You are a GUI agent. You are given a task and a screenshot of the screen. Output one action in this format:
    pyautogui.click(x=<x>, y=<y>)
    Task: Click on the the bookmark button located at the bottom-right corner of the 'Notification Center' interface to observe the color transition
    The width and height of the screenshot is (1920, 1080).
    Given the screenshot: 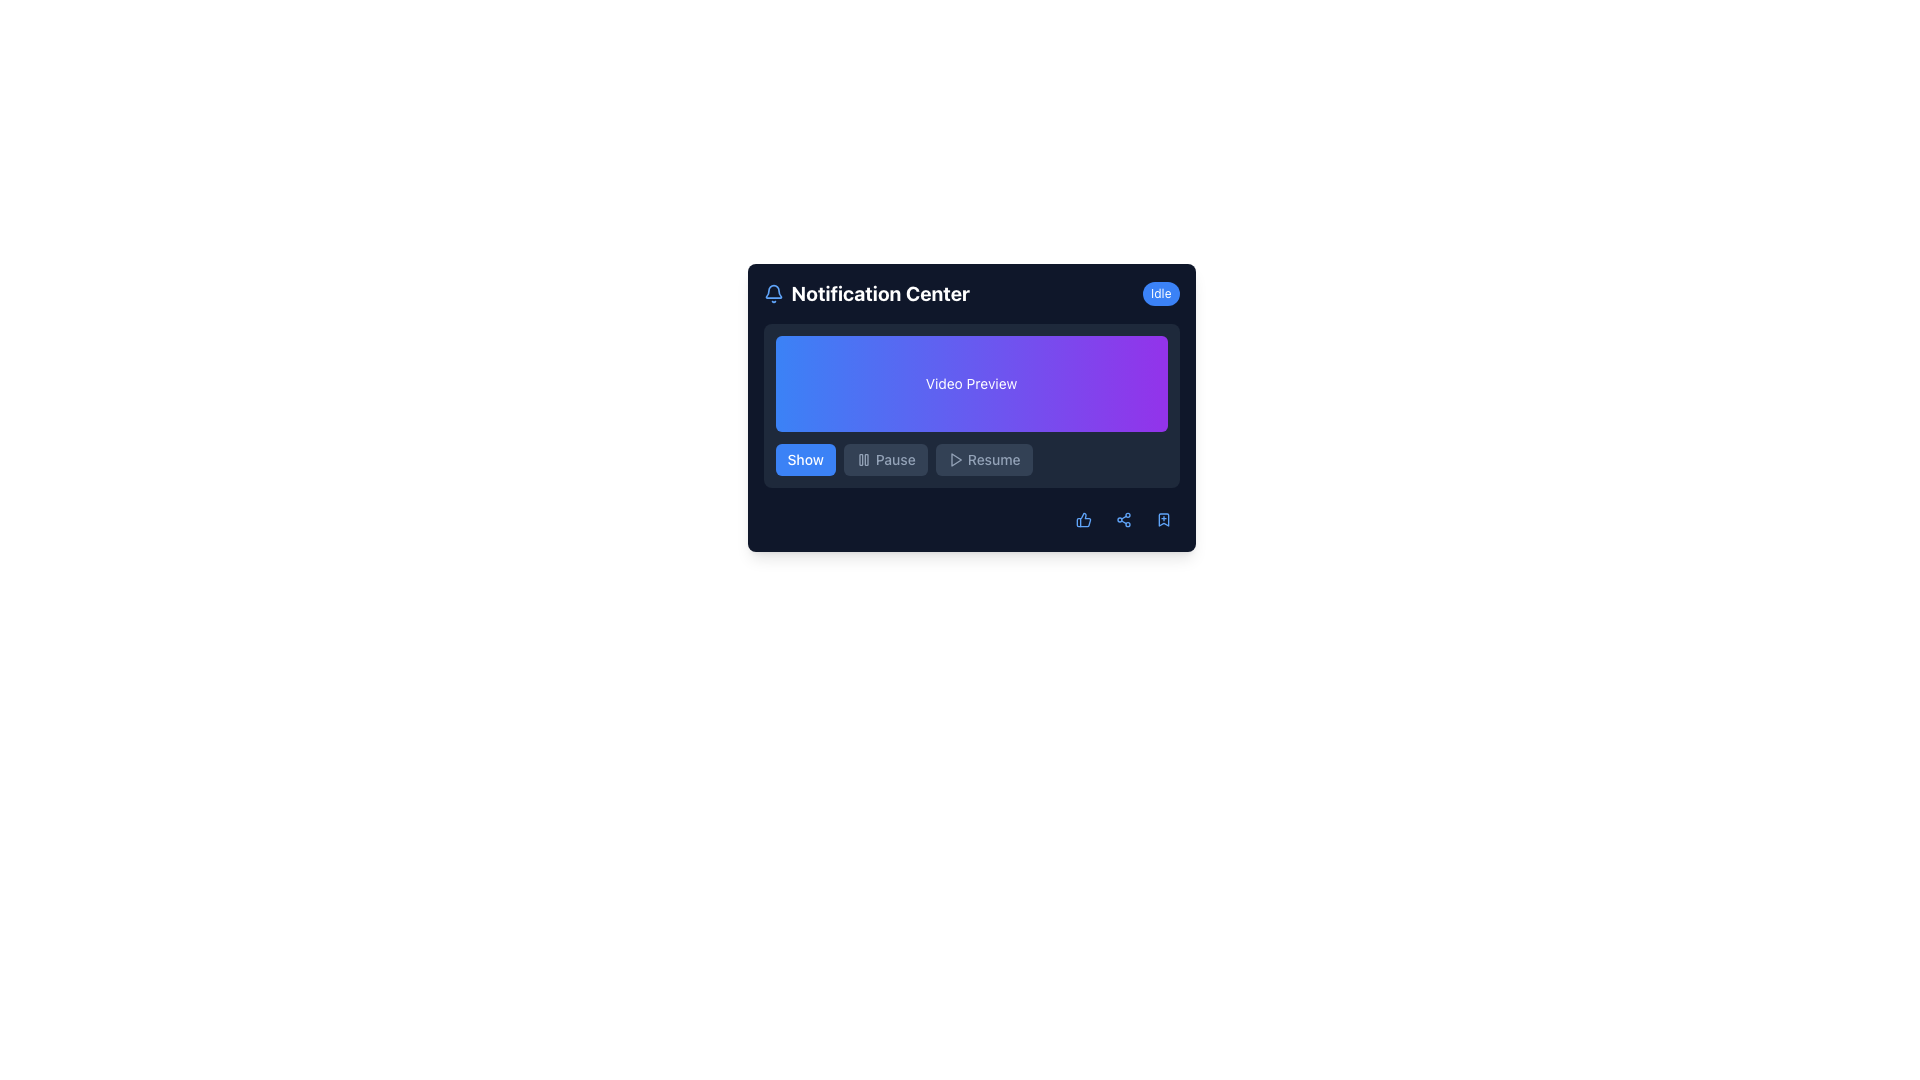 What is the action you would take?
    pyautogui.click(x=1163, y=519)
    